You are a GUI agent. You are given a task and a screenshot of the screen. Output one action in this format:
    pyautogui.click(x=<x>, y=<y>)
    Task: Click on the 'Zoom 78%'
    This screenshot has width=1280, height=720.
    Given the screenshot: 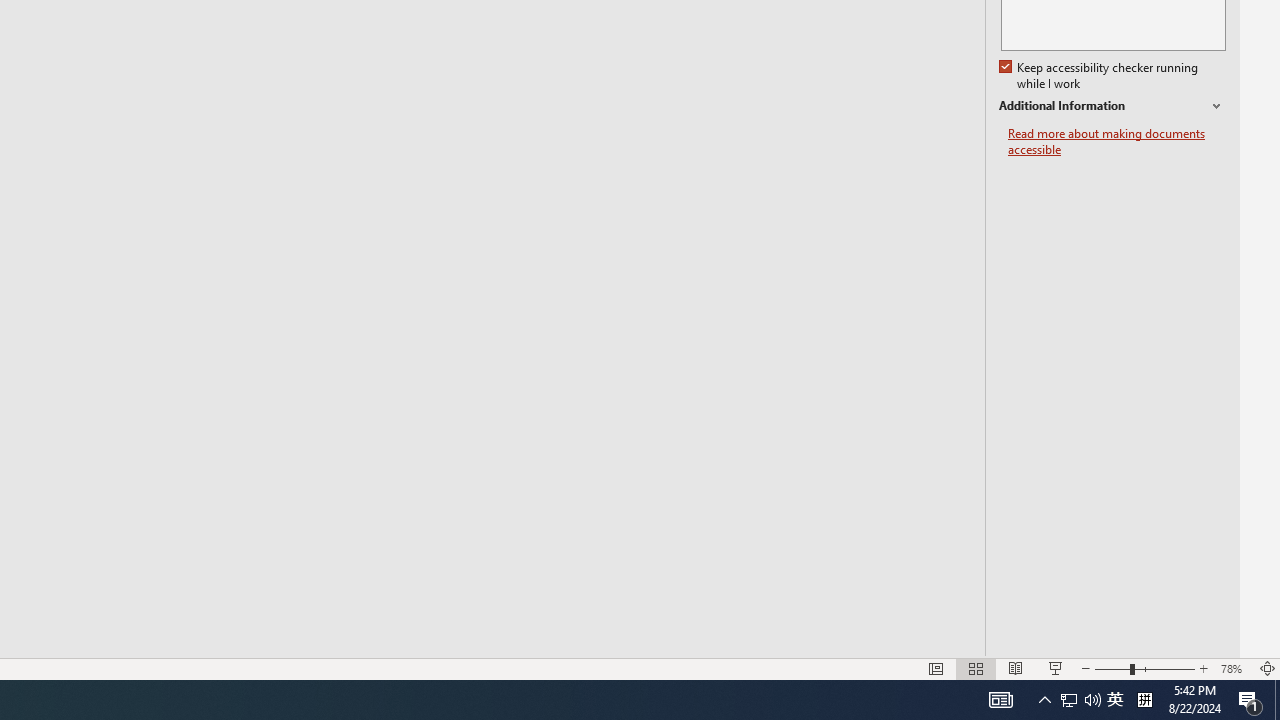 What is the action you would take?
    pyautogui.click(x=1233, y=669)
    